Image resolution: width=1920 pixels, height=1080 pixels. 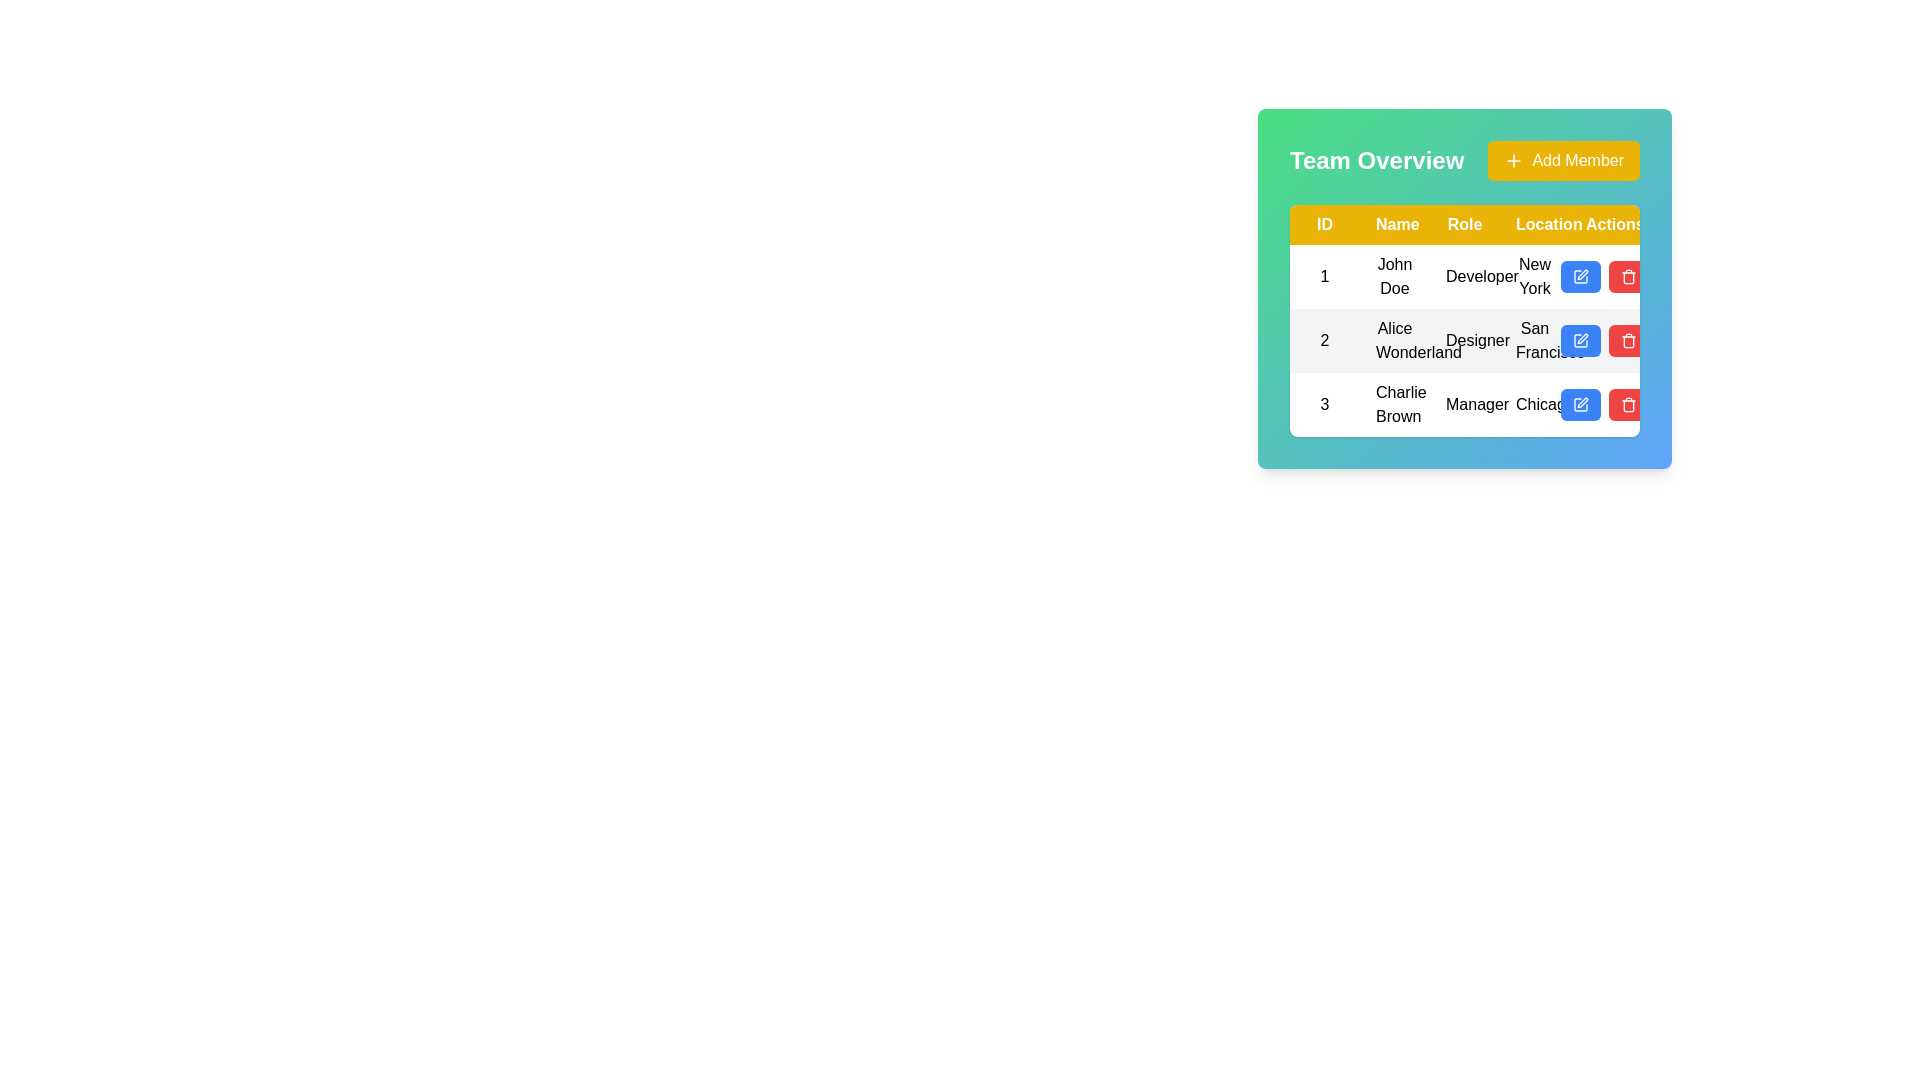 I want to click on the edit button located in the actions column of the last row of the data table to initiate editing, so click(x=1579, y=405).